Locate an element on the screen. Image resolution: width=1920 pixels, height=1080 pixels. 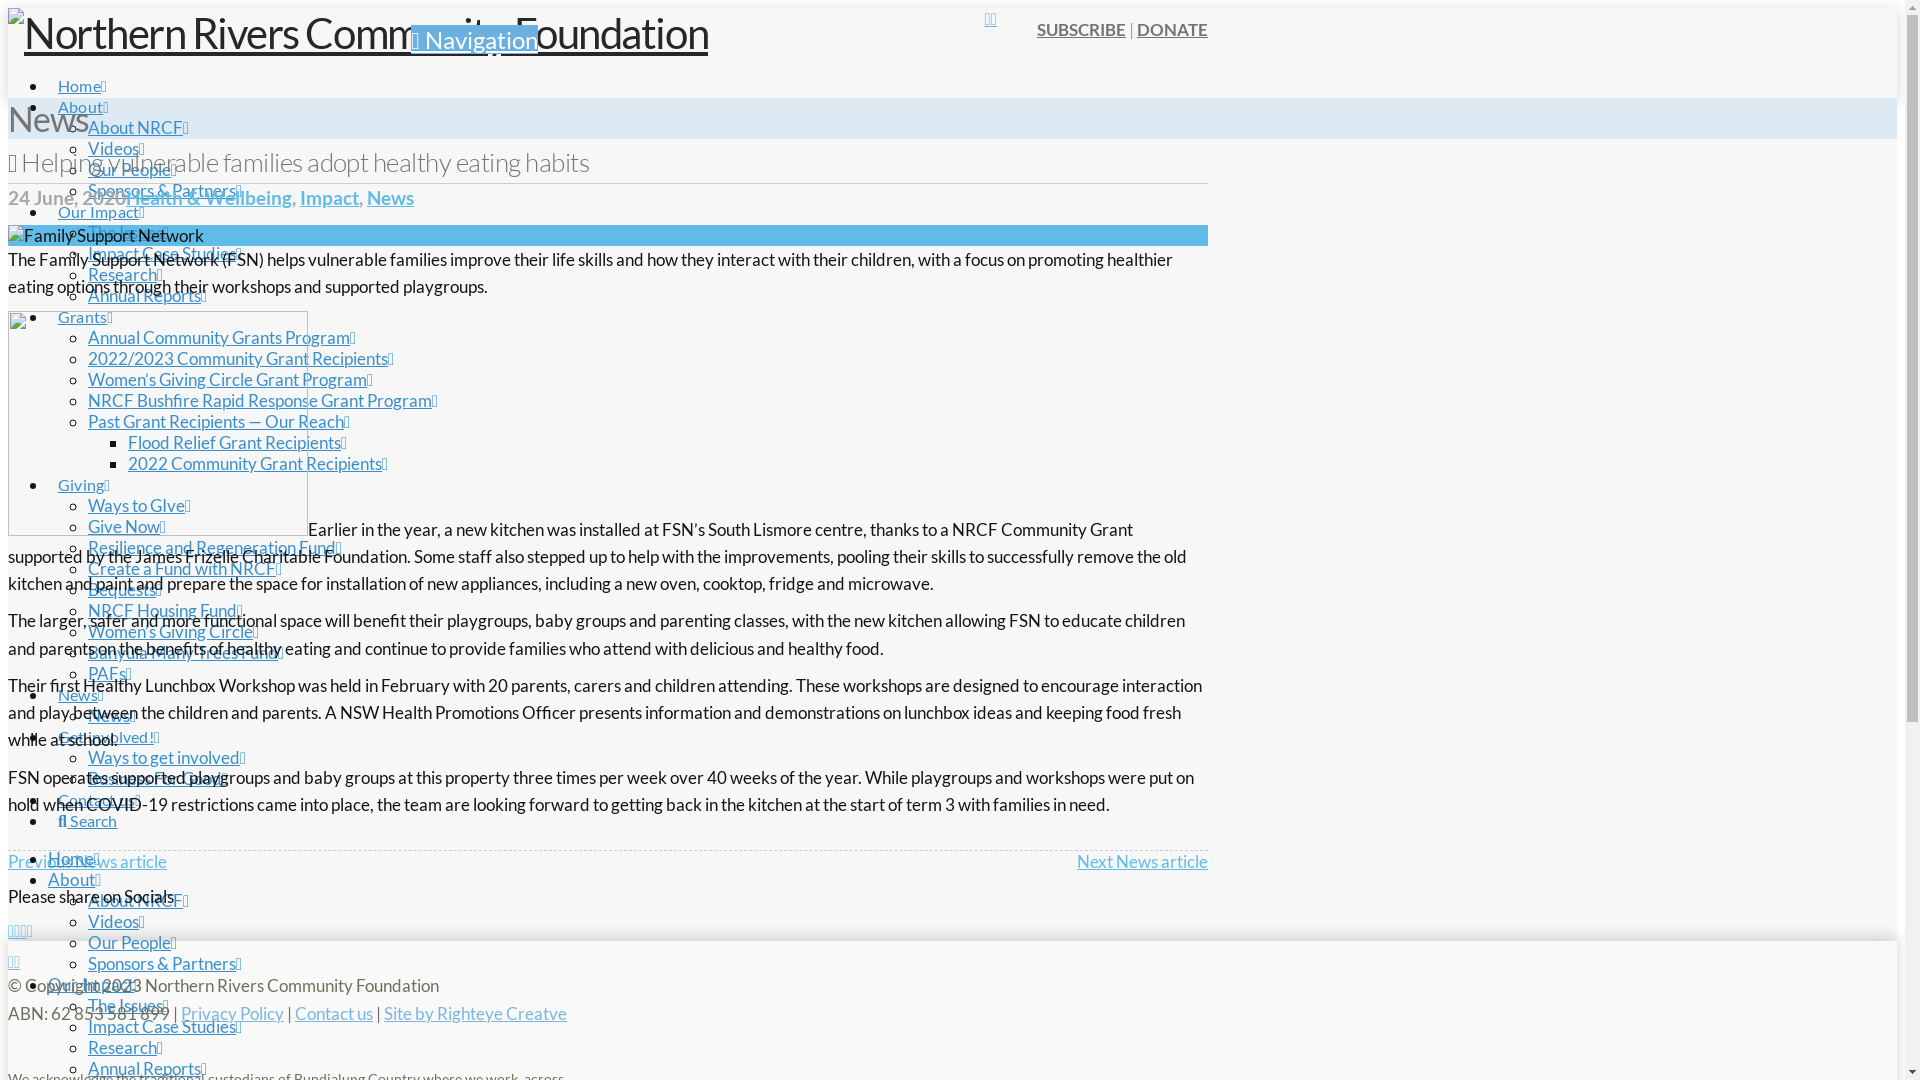
'Site by Righteye Creatve' is located at coordinates (474, 1013).